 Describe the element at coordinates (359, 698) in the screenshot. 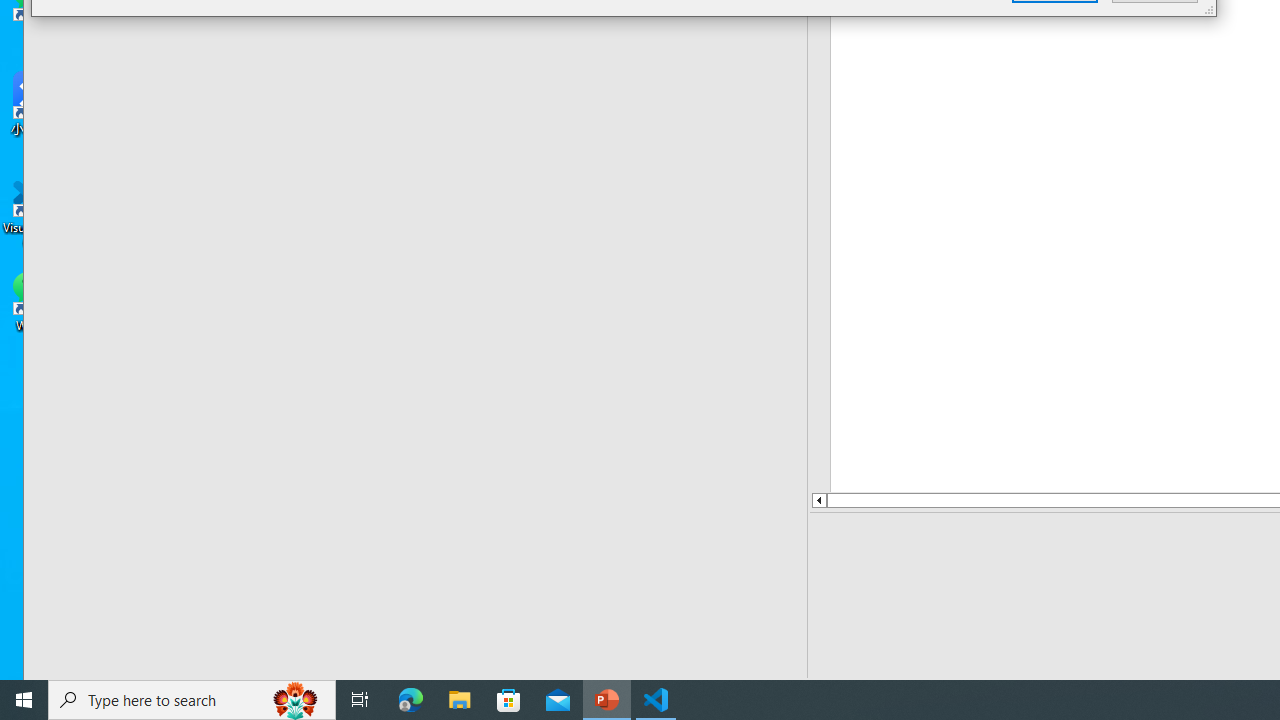

I see `'Task View'` at that location.